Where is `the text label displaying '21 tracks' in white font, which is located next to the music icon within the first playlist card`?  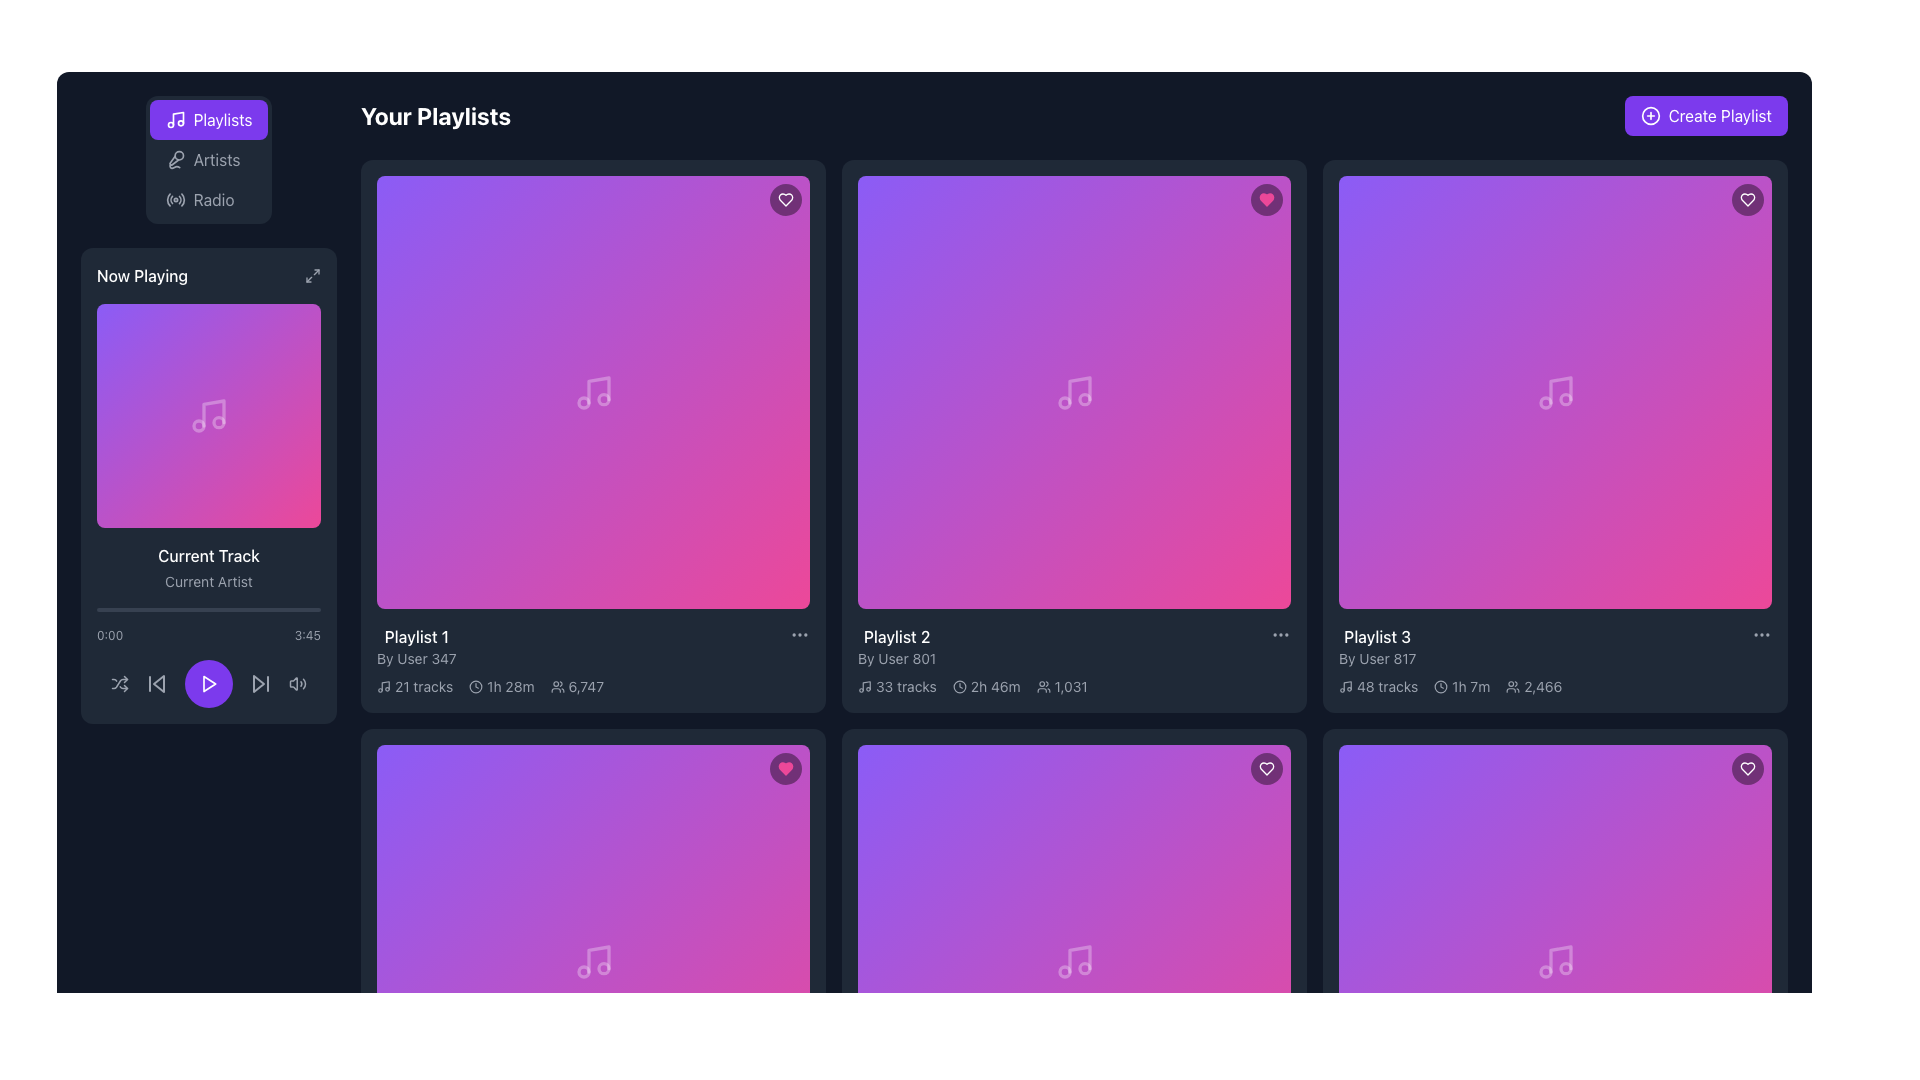 the text label displaying '21 tracks' in white font, which is located next to the music icon within the first playlist card is located at coordinates (423, 685).